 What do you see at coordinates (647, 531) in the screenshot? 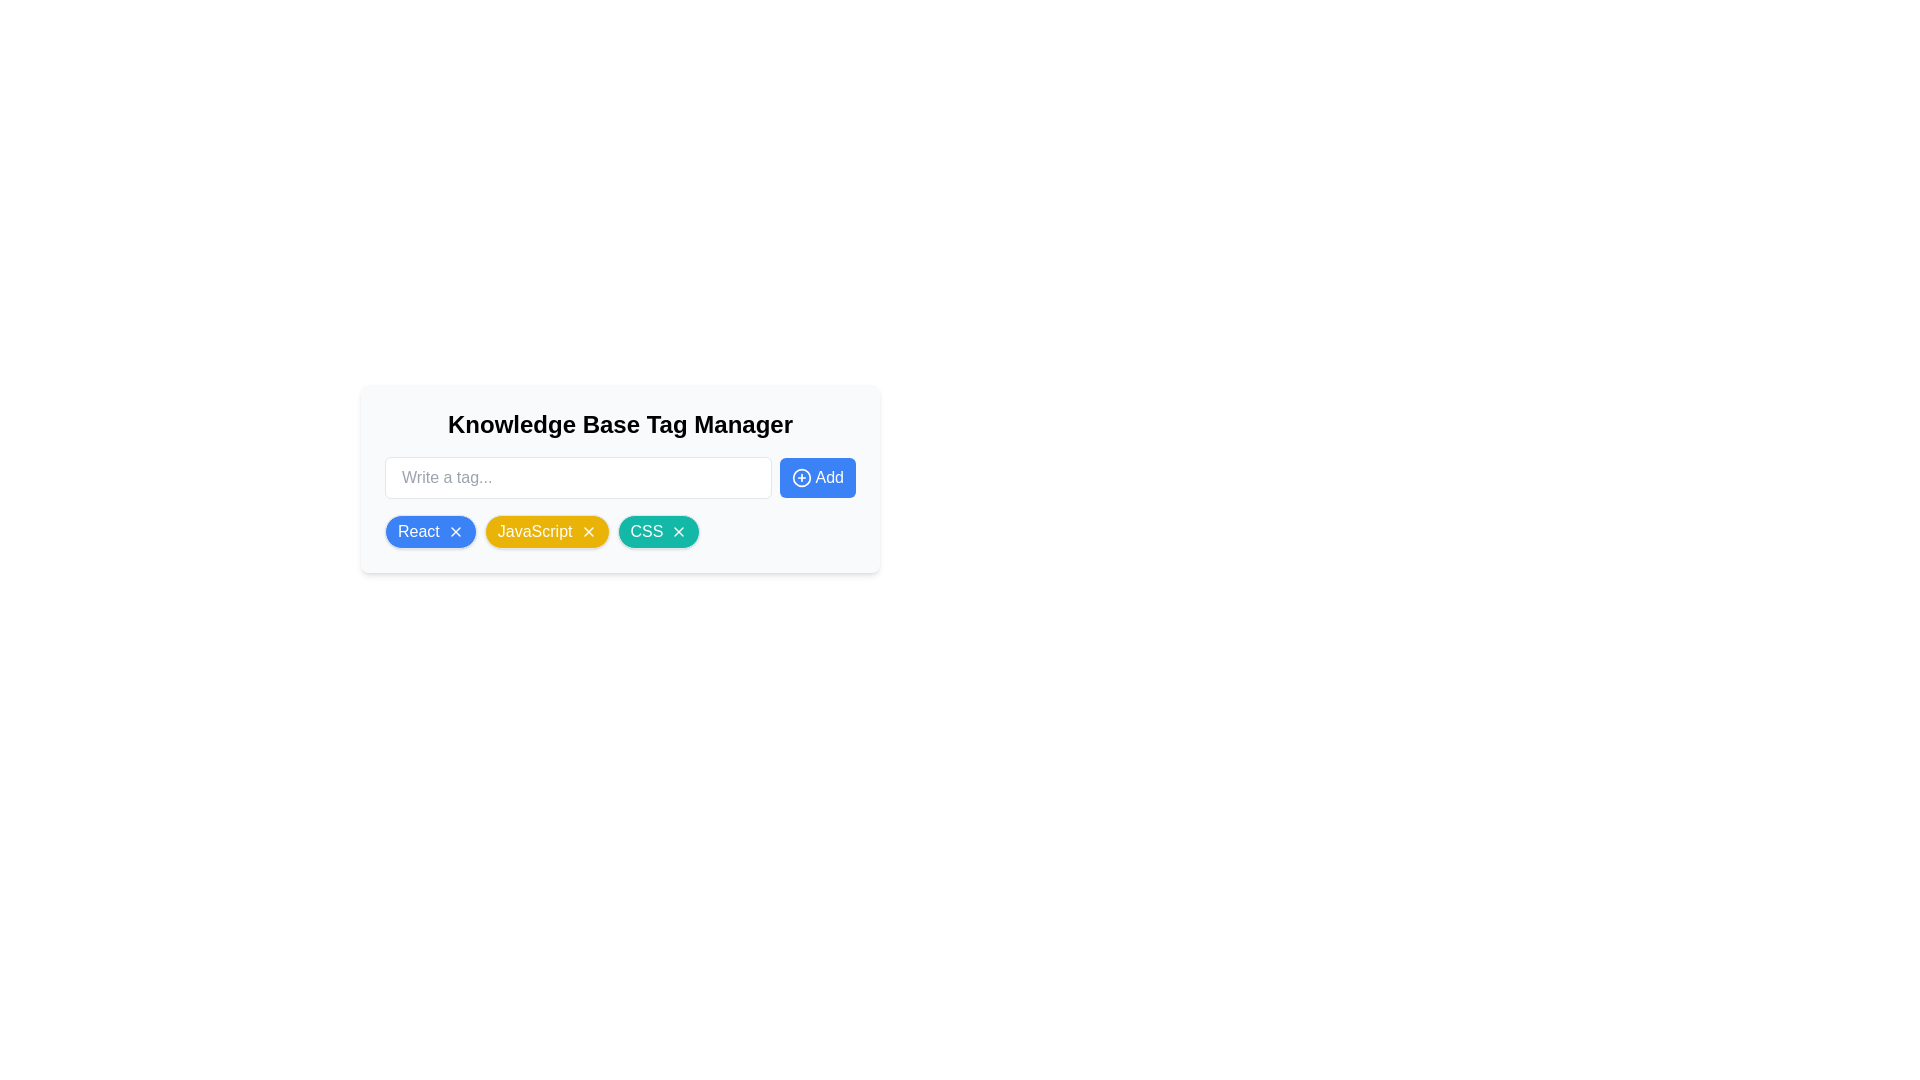
I see `the text label that identifies the 'CSS' tag, located towards the bottom-right of the tag, which serves as a category or keyword indicator` at bounding box center [647, 531].